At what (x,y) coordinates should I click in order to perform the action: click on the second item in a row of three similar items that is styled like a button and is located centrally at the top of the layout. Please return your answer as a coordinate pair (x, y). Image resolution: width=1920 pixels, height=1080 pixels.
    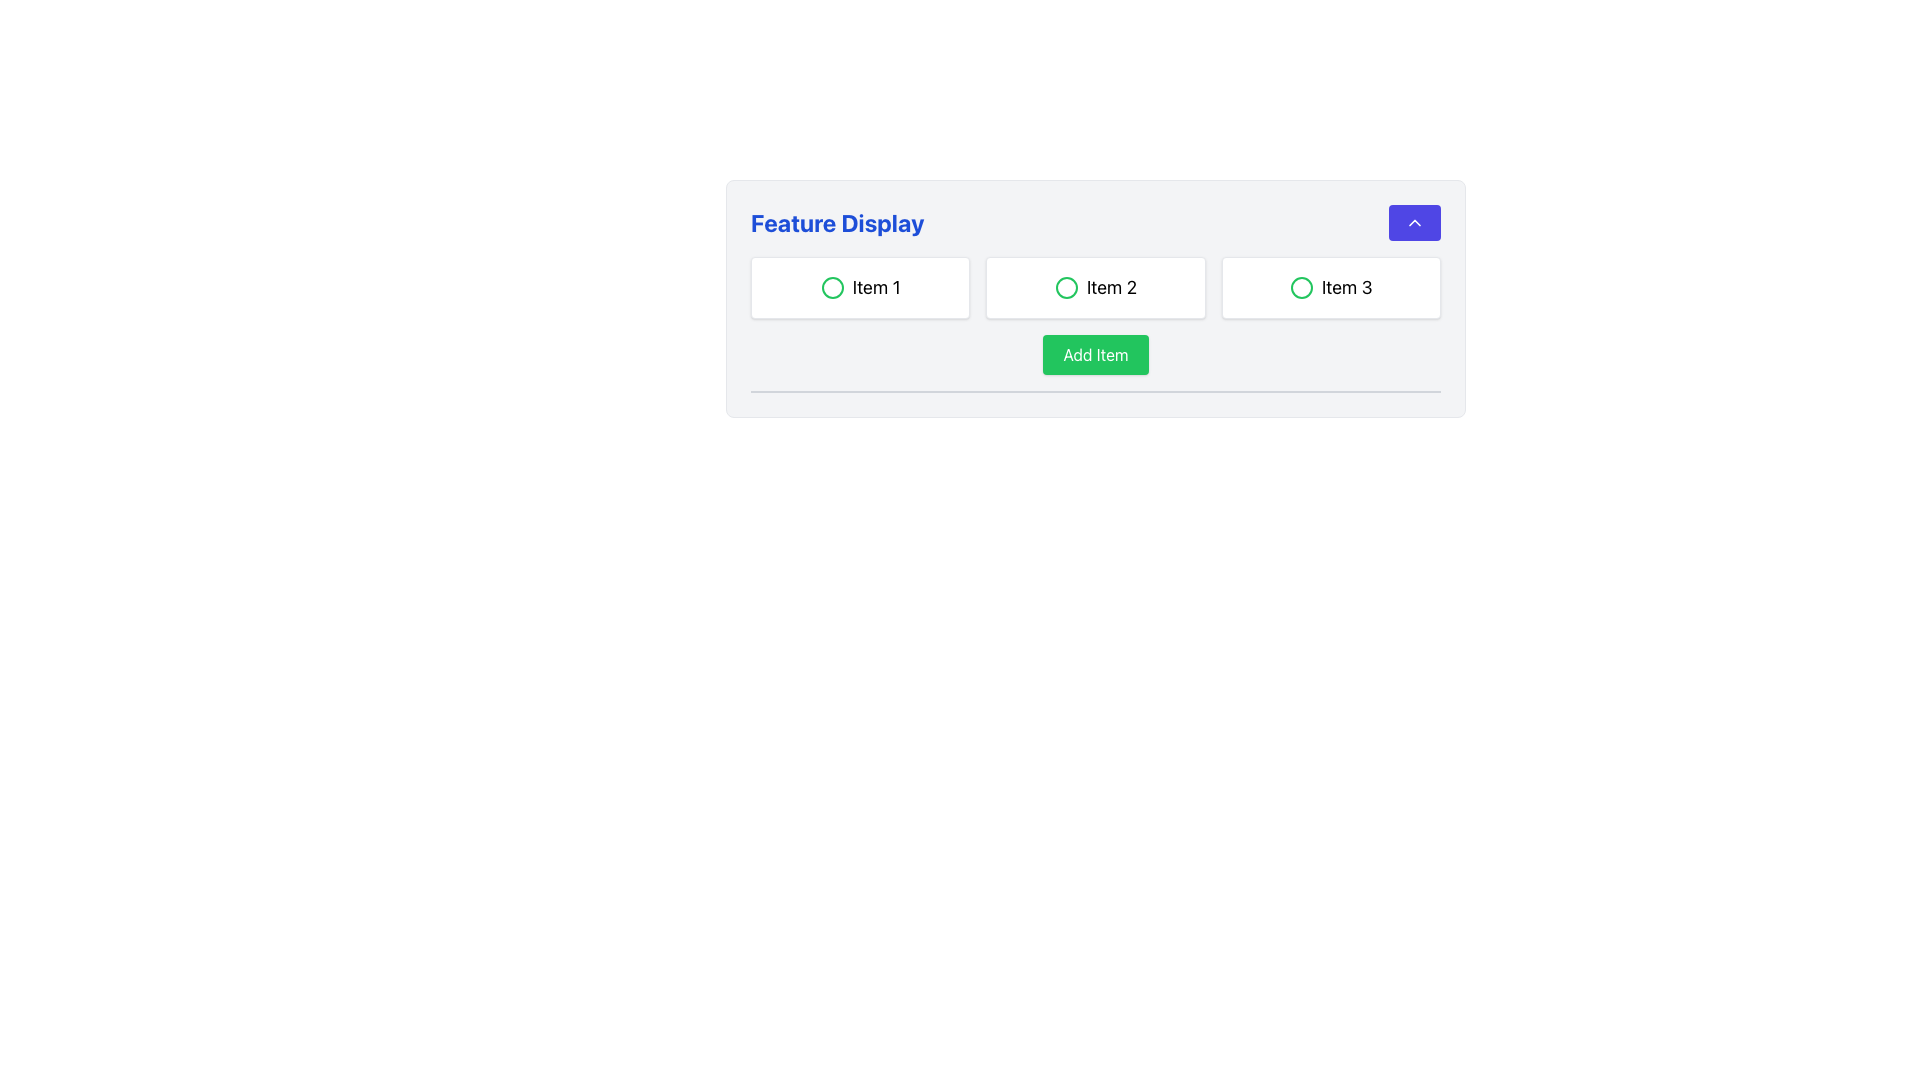
    Looking at the image, I should click on (1094, 288).